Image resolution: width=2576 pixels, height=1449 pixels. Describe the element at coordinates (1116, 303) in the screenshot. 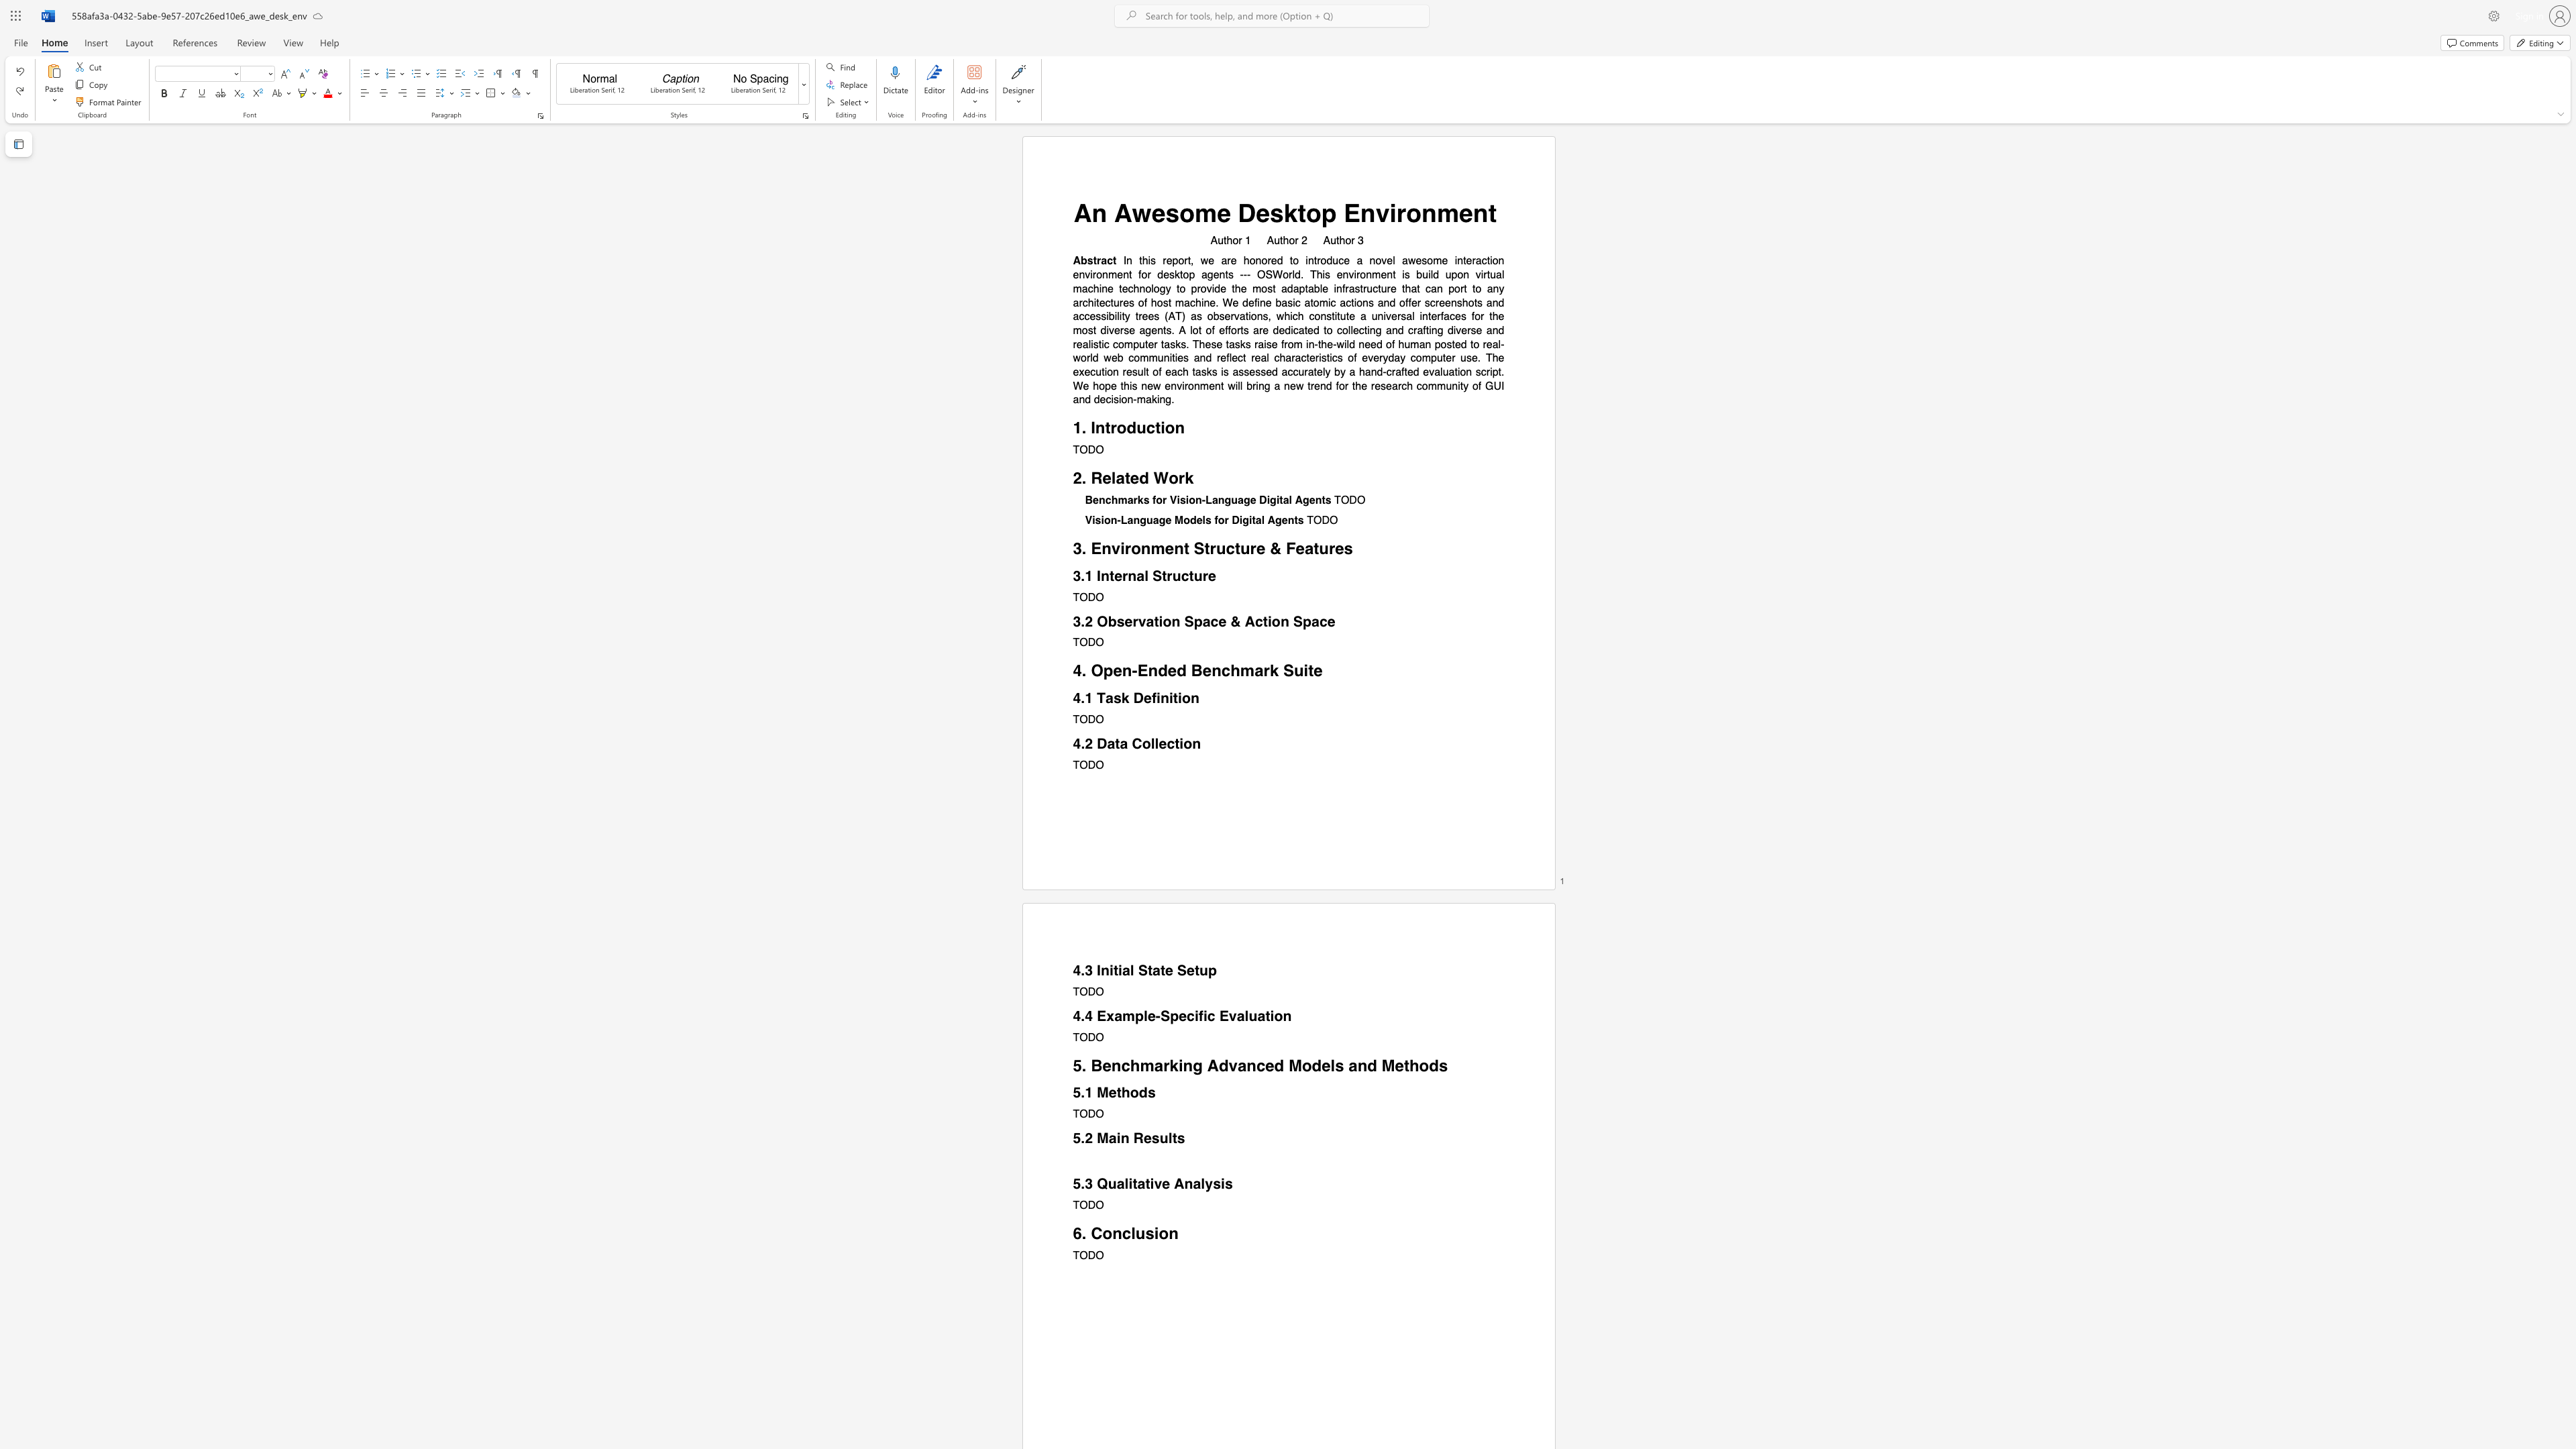

I see `the 7th character "u" in the text` at that location.